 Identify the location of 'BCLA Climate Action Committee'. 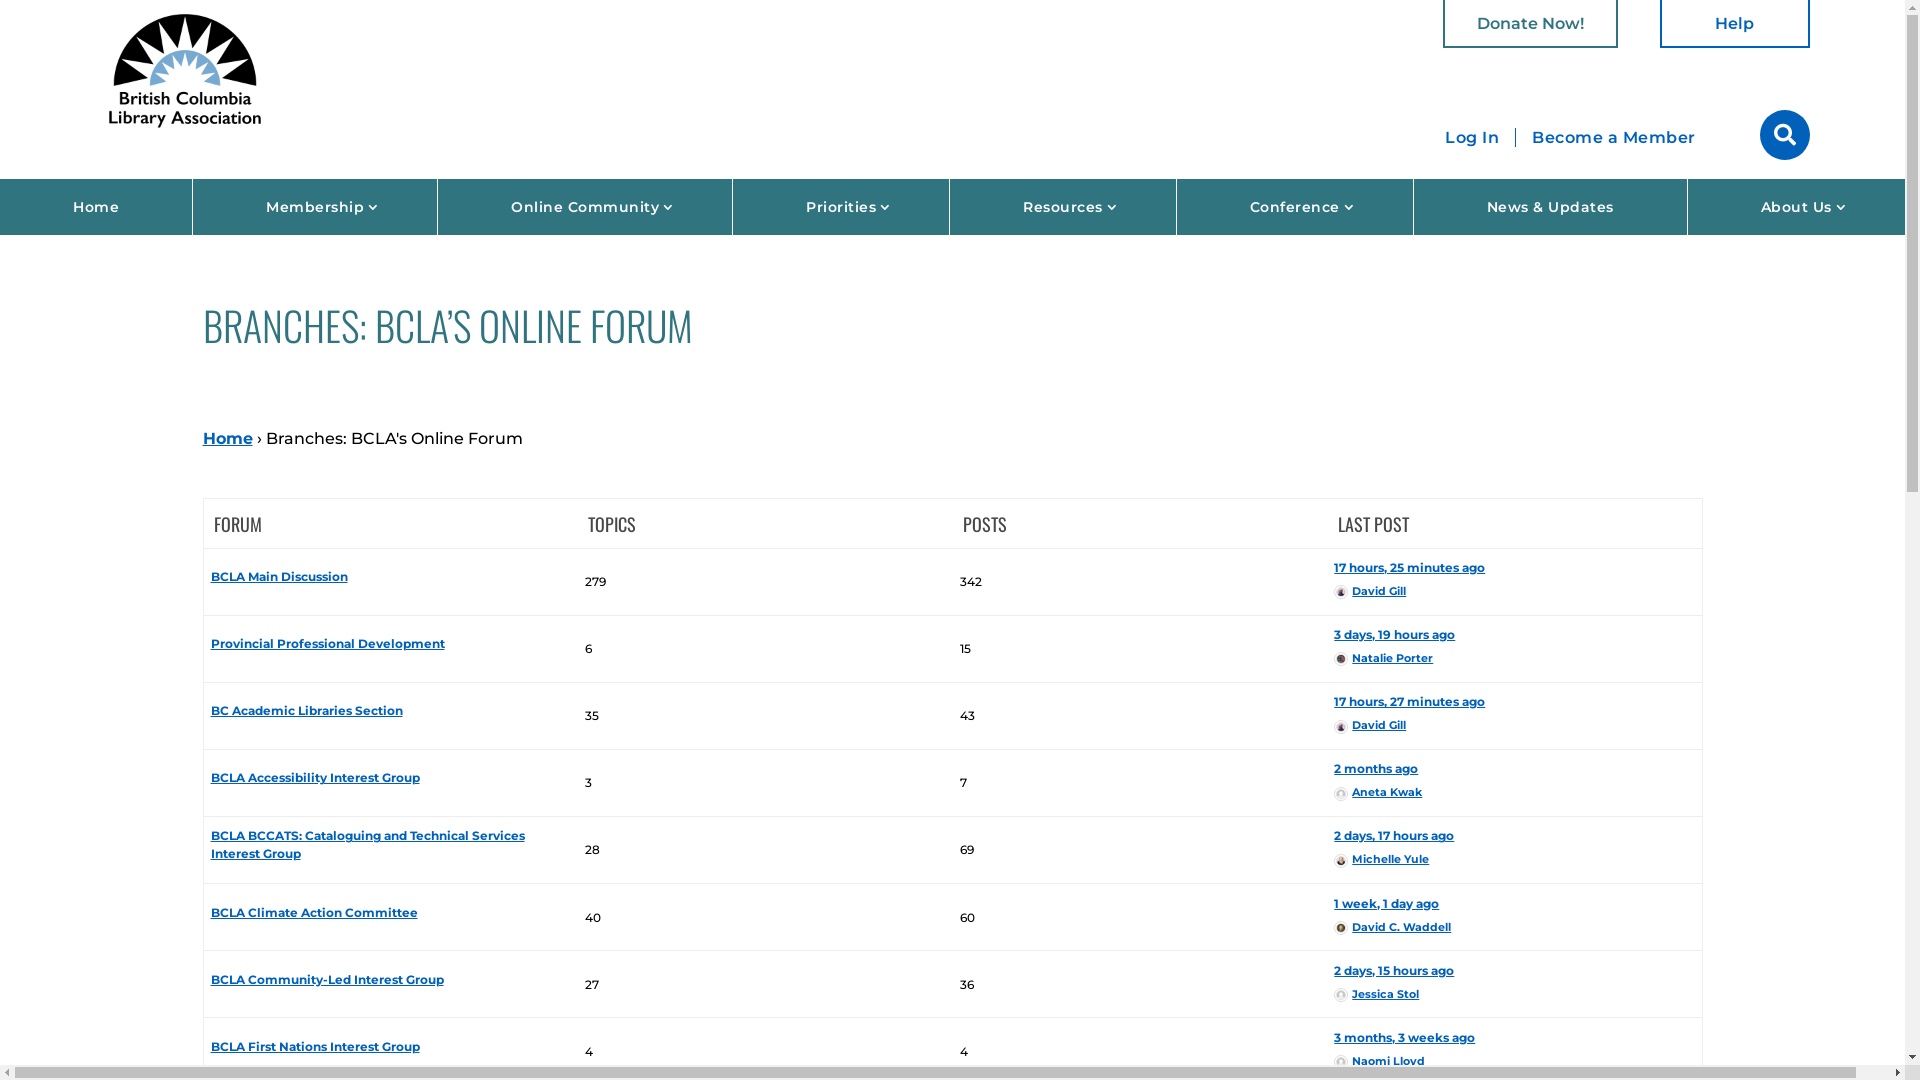
(313, 912).